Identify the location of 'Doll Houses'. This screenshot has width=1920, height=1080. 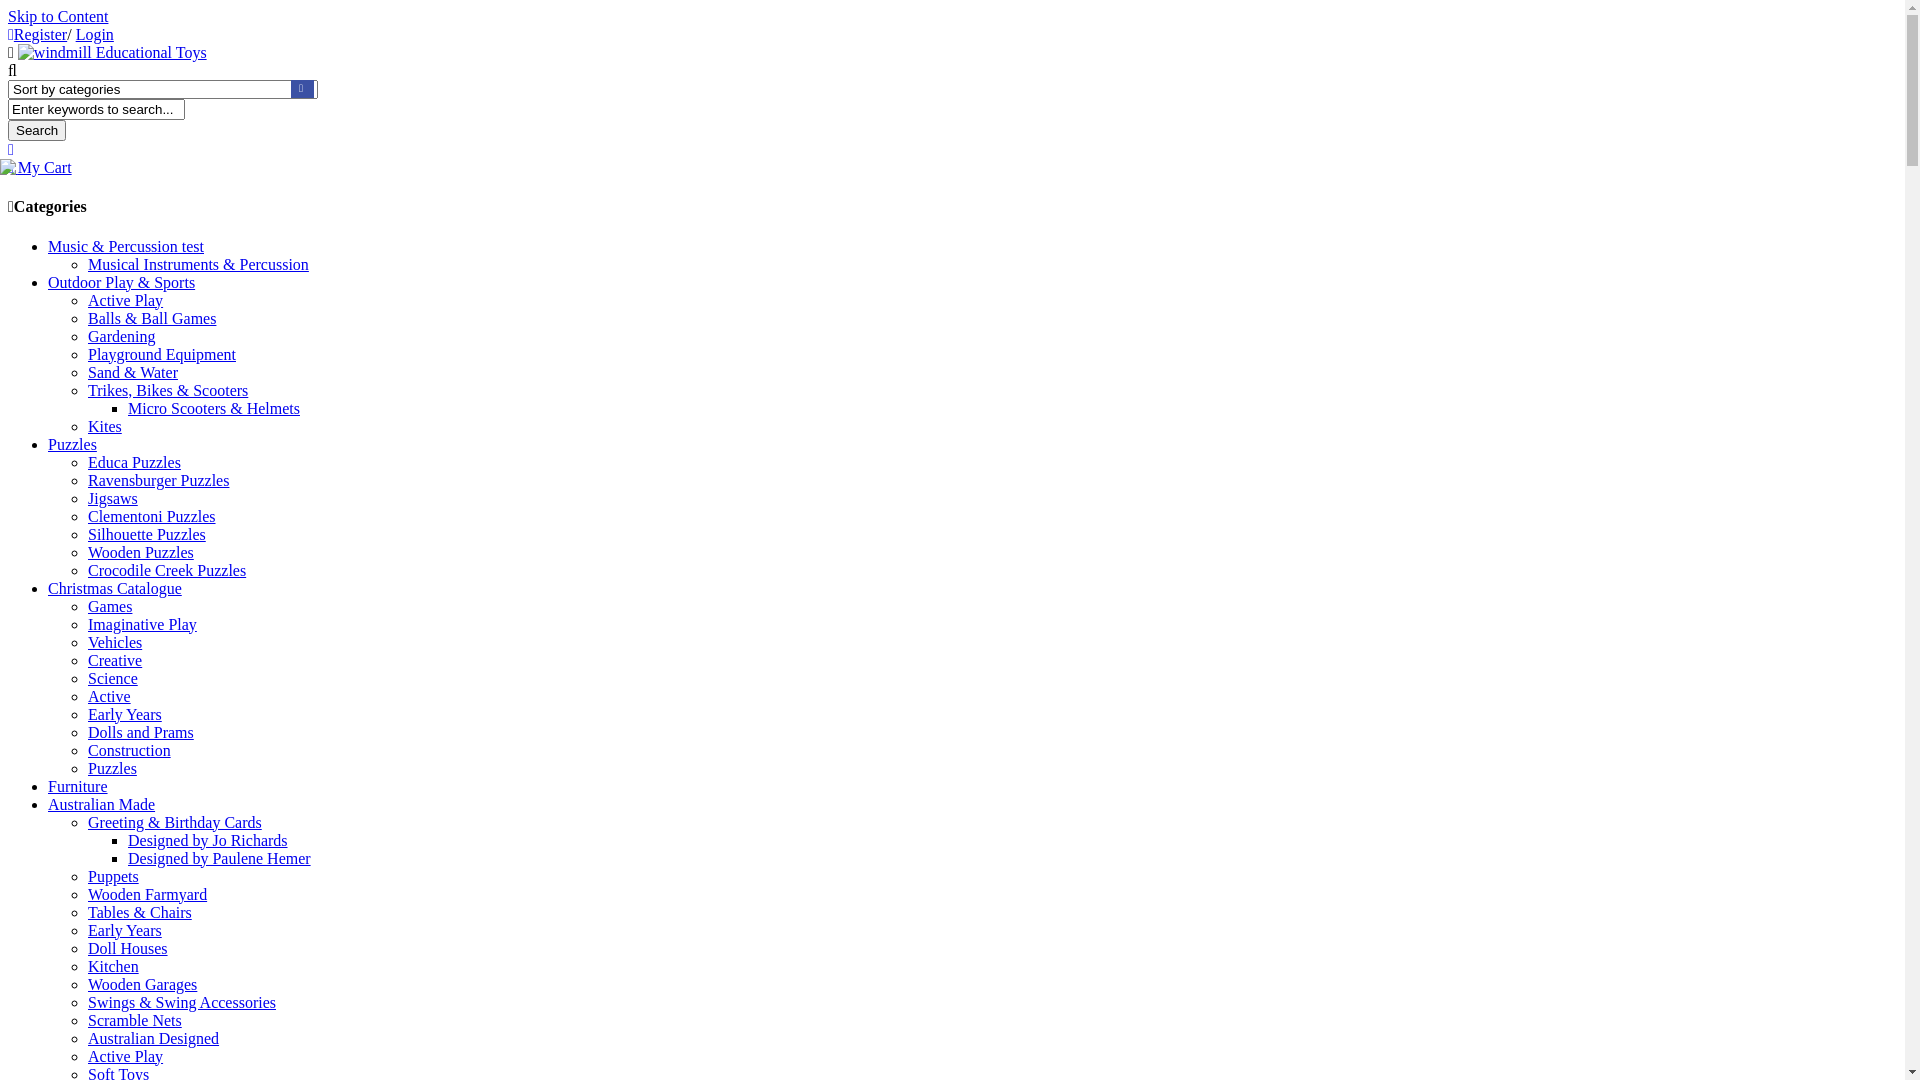
(127, 947).